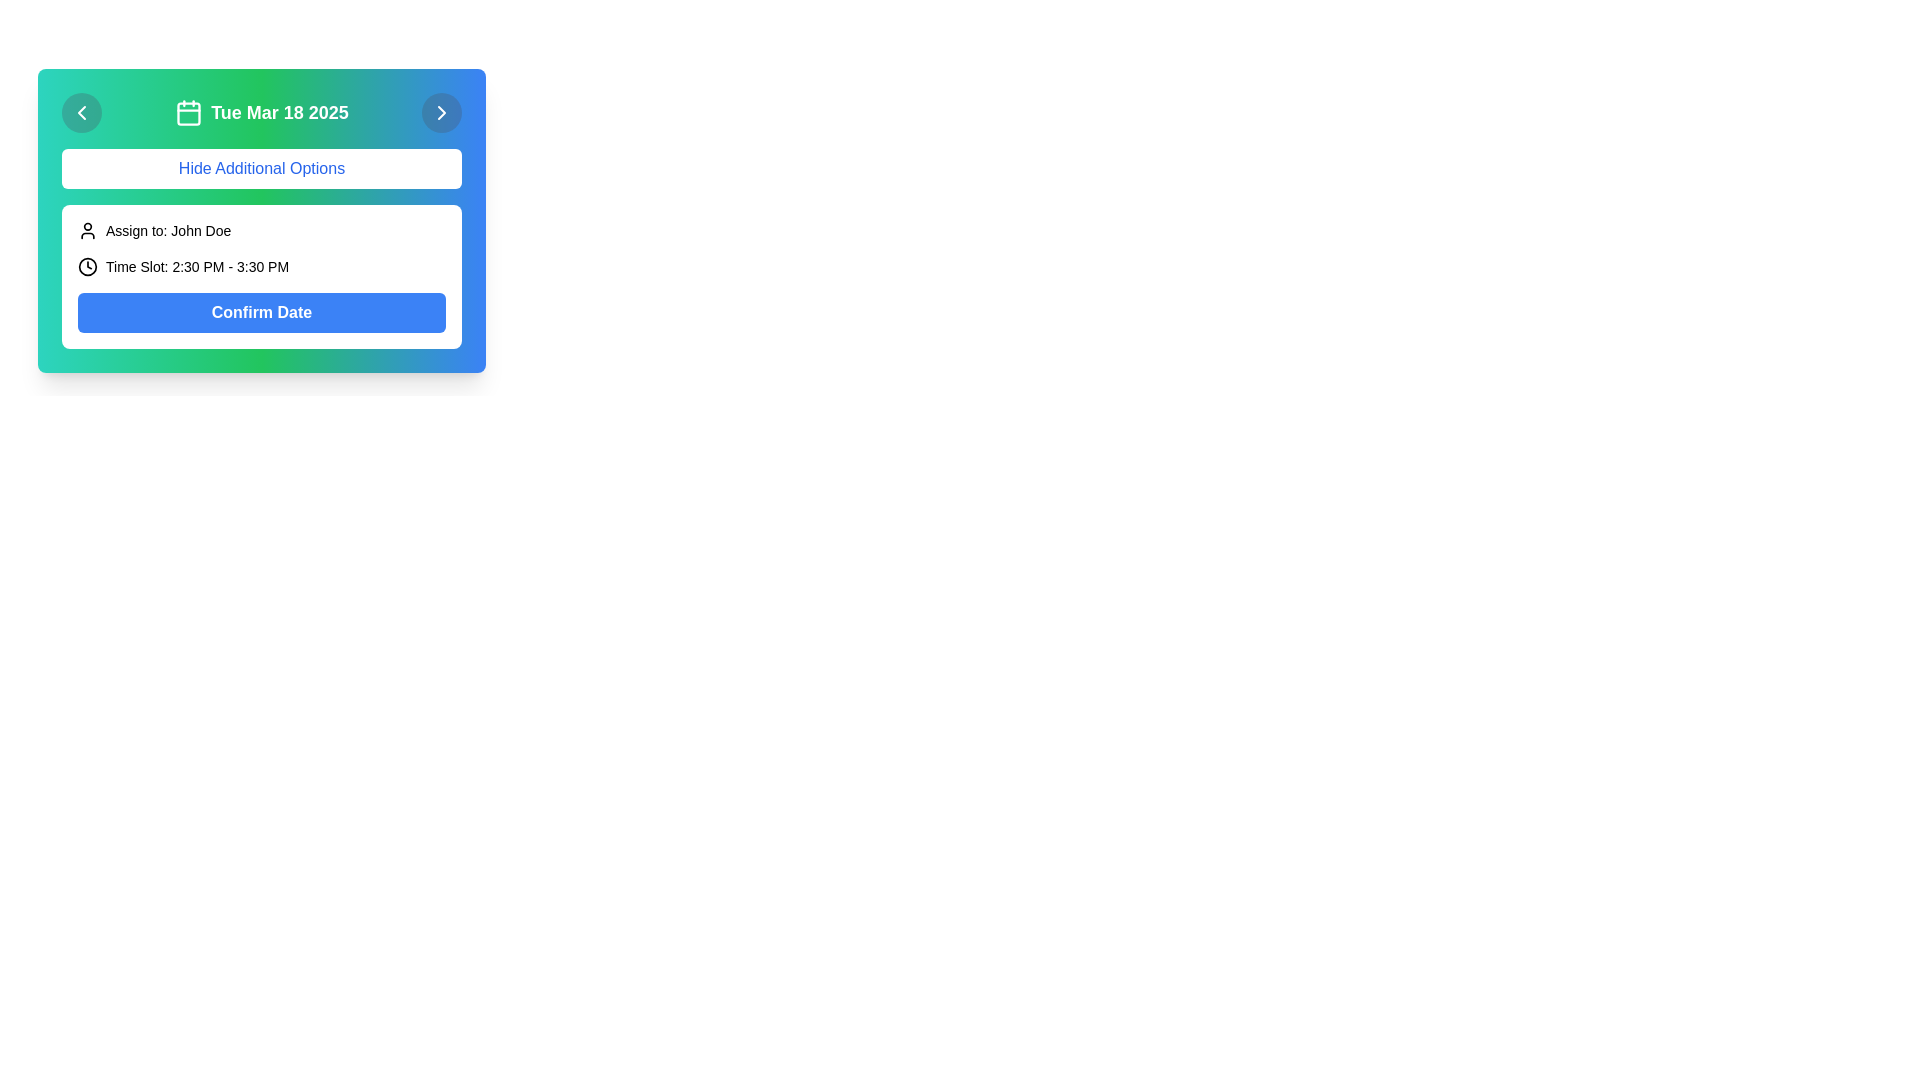  Describe the element at coordinates (189, 112) in the screenshot. I see `the Calendar icon located to the immediate left of the text 'Tue Mar 18 2025' in the green header` at that location.